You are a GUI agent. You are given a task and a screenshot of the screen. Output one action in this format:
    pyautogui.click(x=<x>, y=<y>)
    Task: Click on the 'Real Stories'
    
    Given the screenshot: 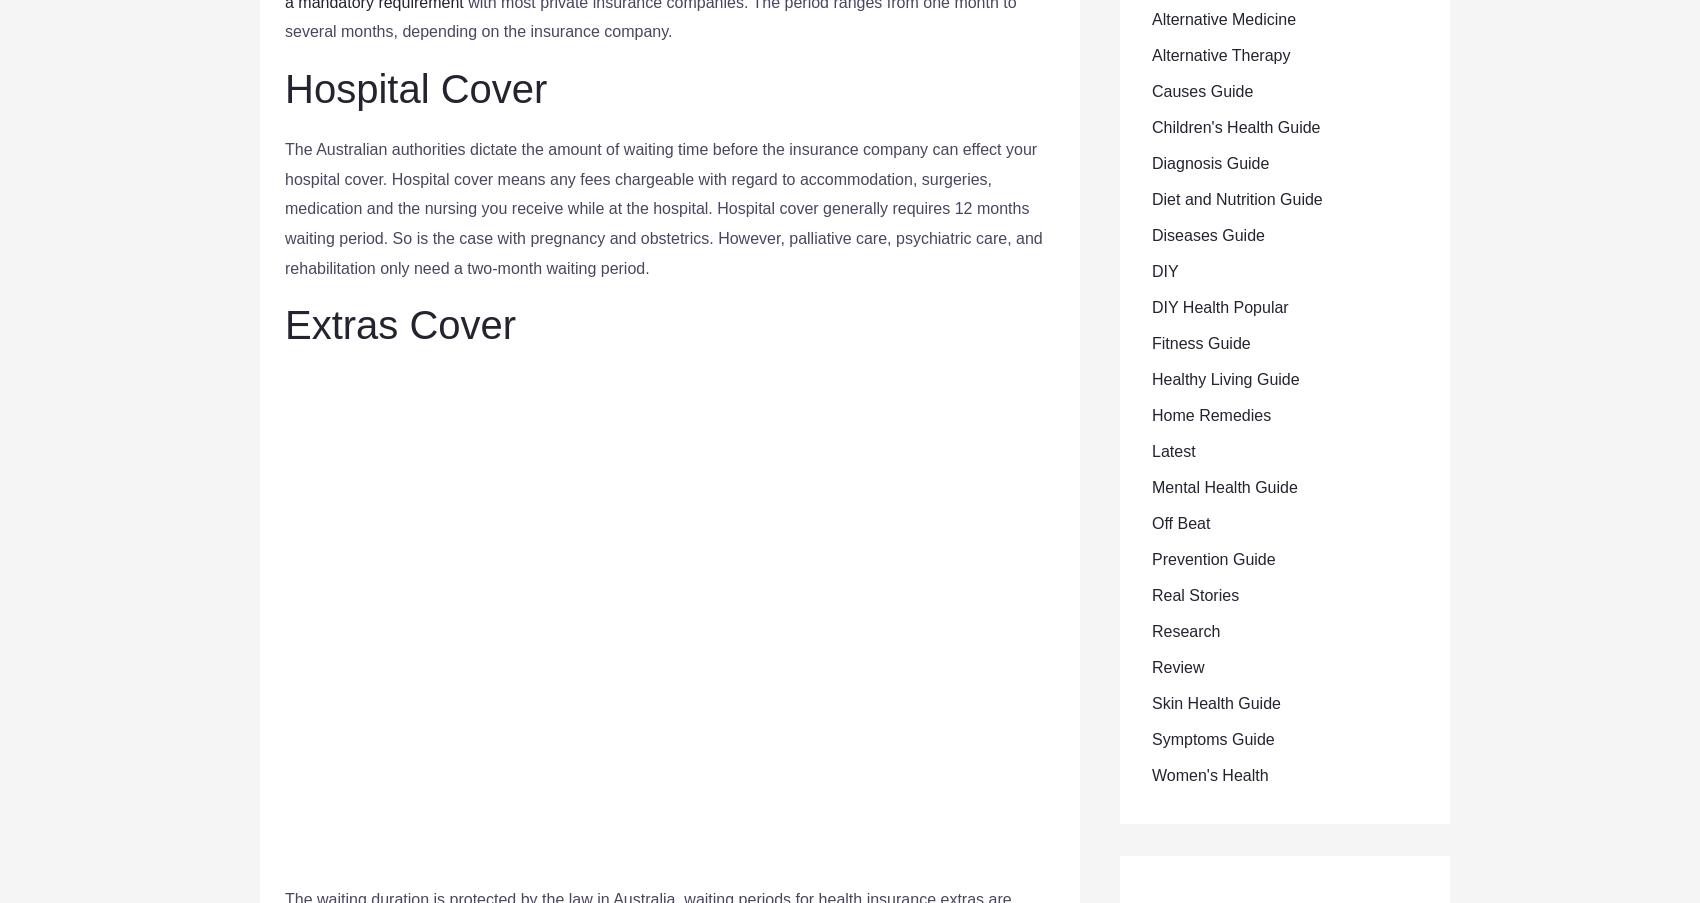 What is the action you would take?
    pyautogui.click(x=1194, y=595)
    